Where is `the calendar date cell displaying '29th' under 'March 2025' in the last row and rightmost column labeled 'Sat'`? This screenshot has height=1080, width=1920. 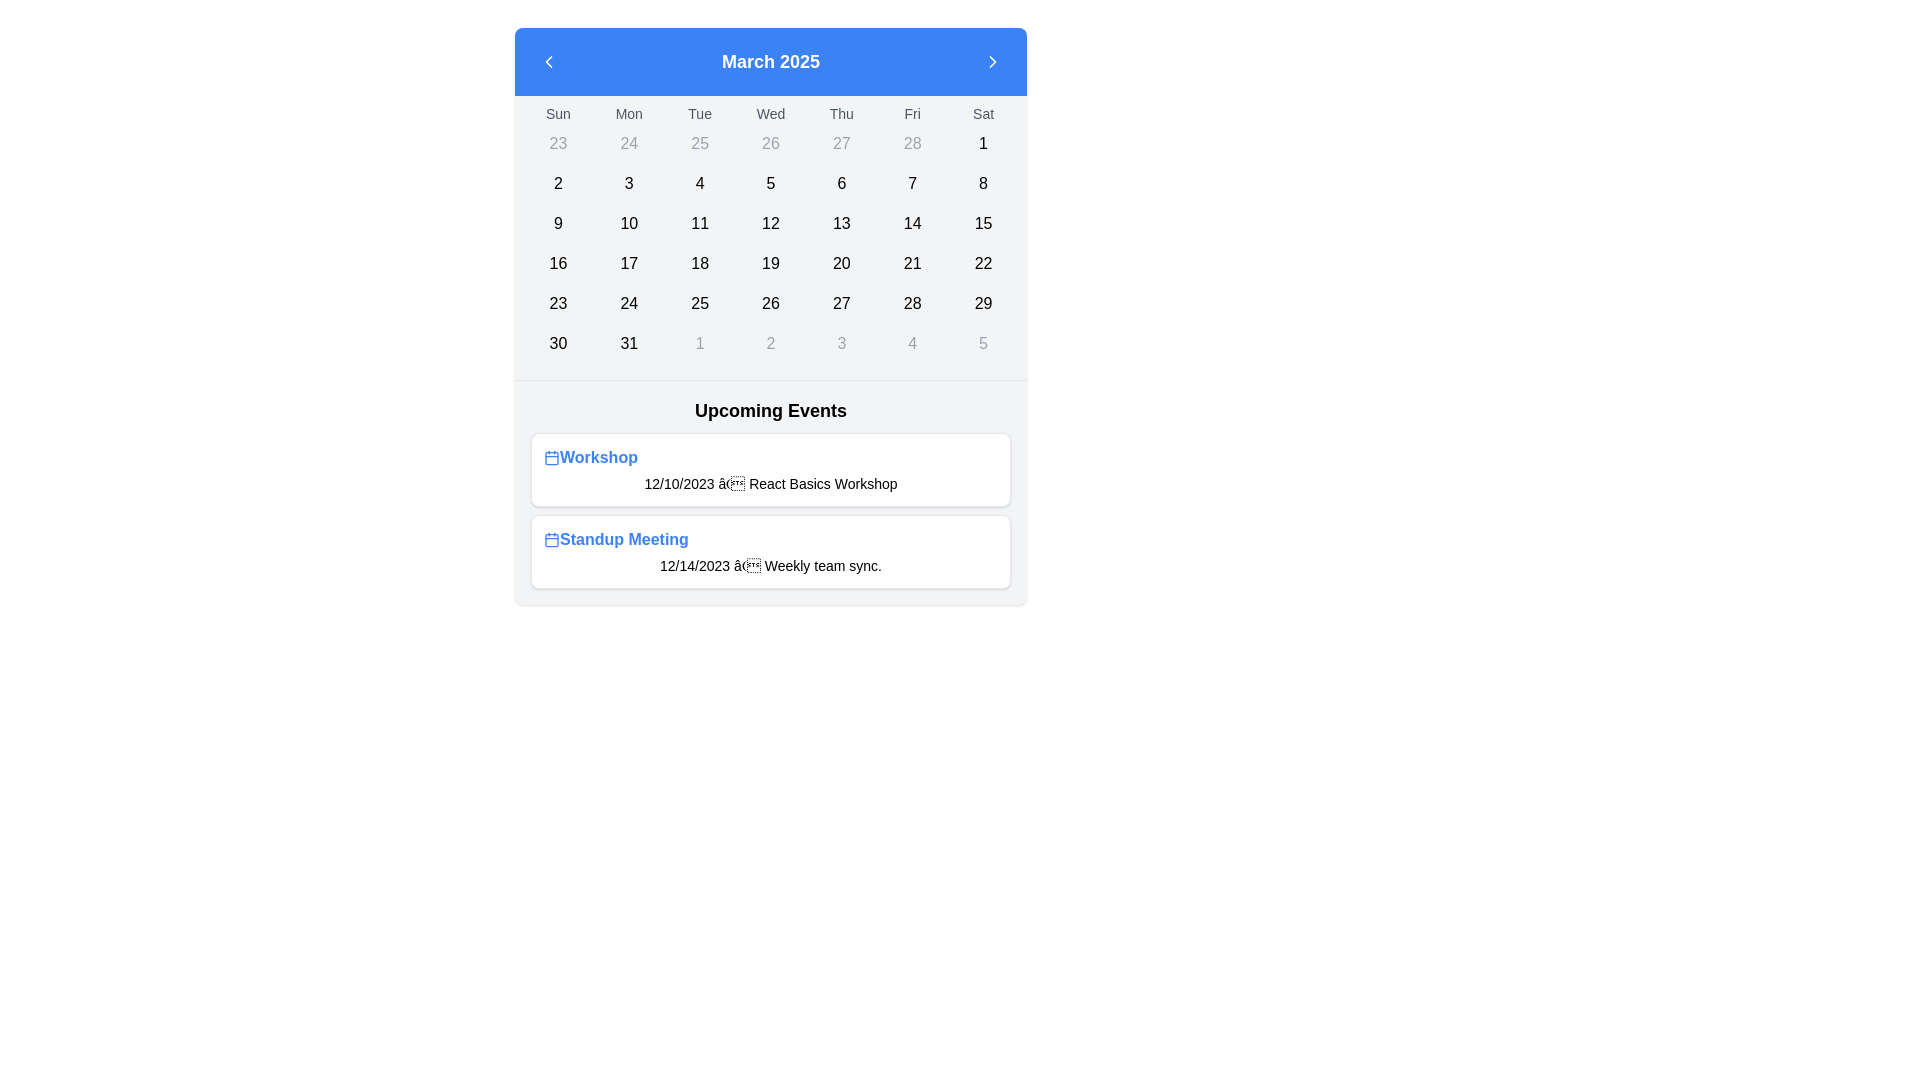 the calendar date cell displaying '29th' under 'March 2025' in the last row and rightmost column labeled 'Sat' is located at coordinates (983, 304).